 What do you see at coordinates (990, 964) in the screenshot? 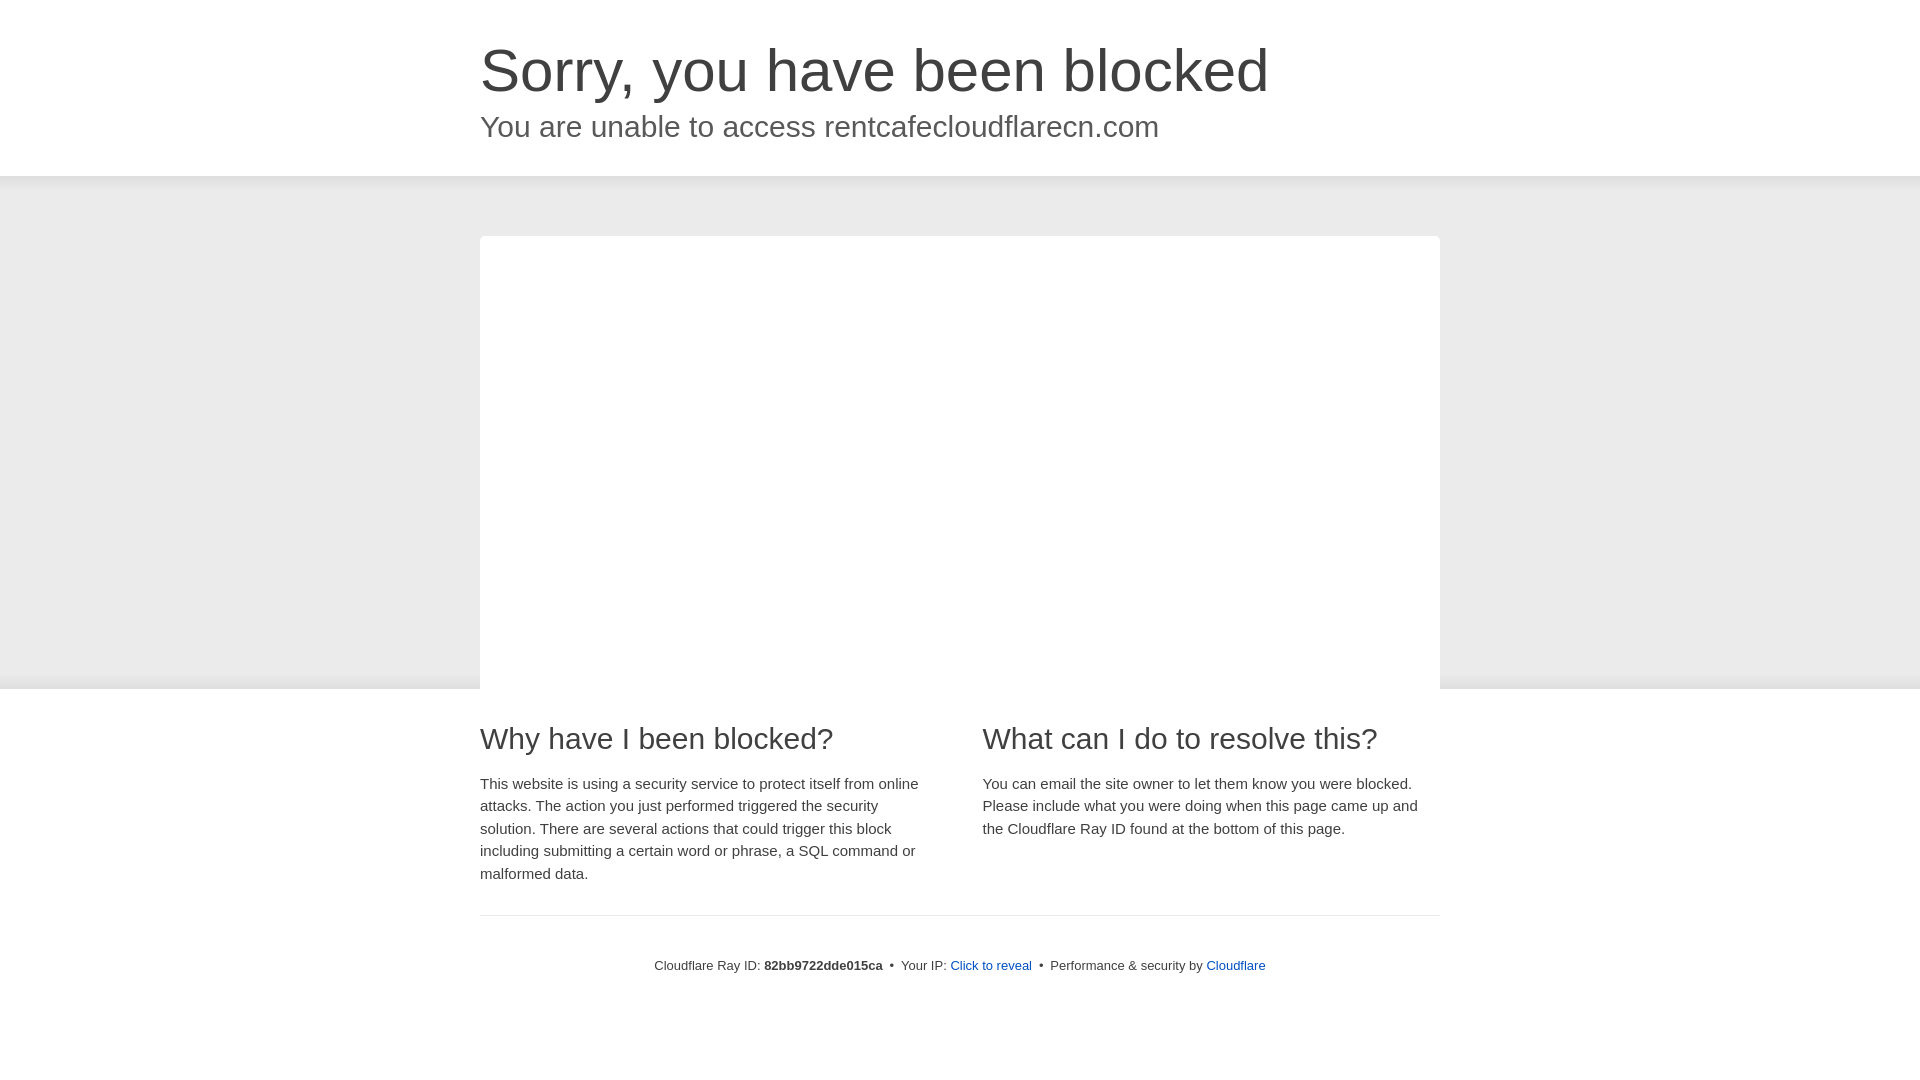
I see `'Click to reveal'` at bounding box center [990, 964].